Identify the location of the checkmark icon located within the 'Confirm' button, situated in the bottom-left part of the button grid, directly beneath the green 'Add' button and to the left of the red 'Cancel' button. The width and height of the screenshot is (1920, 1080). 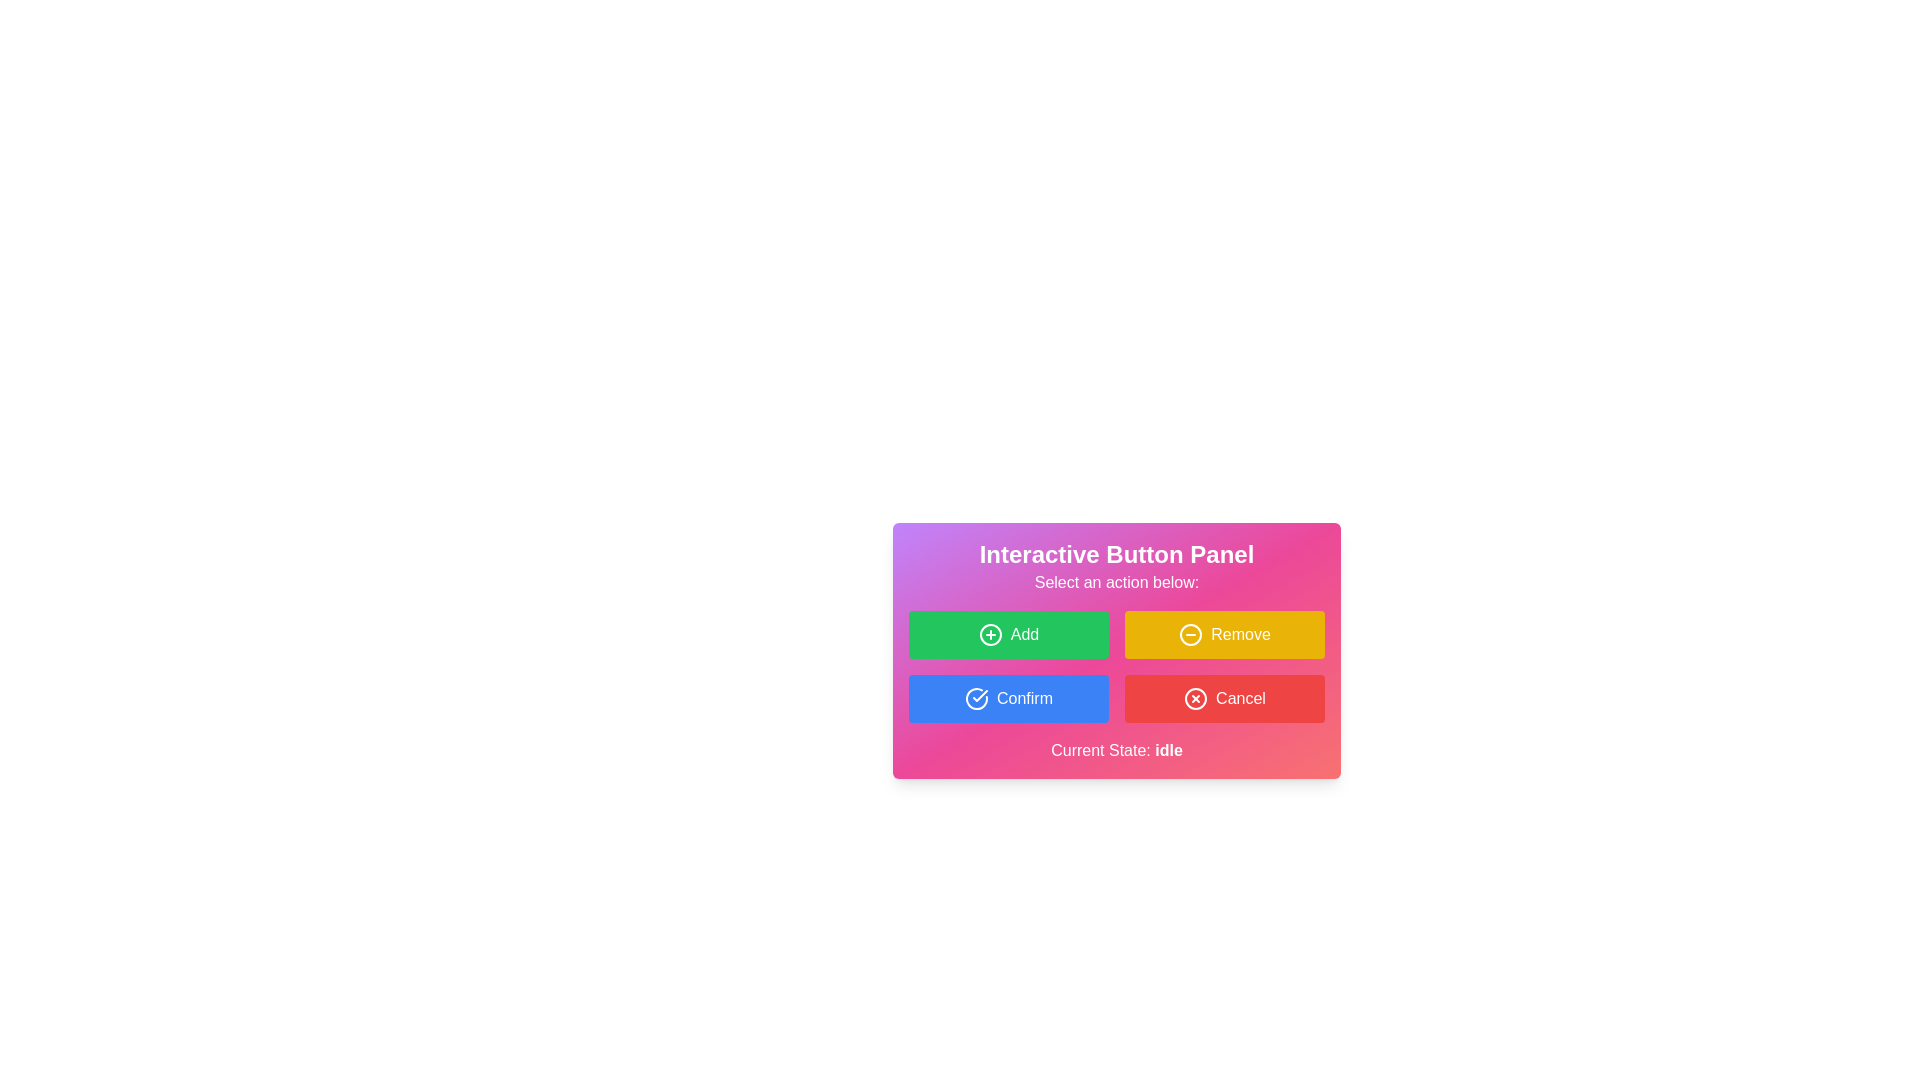
(976, 697).